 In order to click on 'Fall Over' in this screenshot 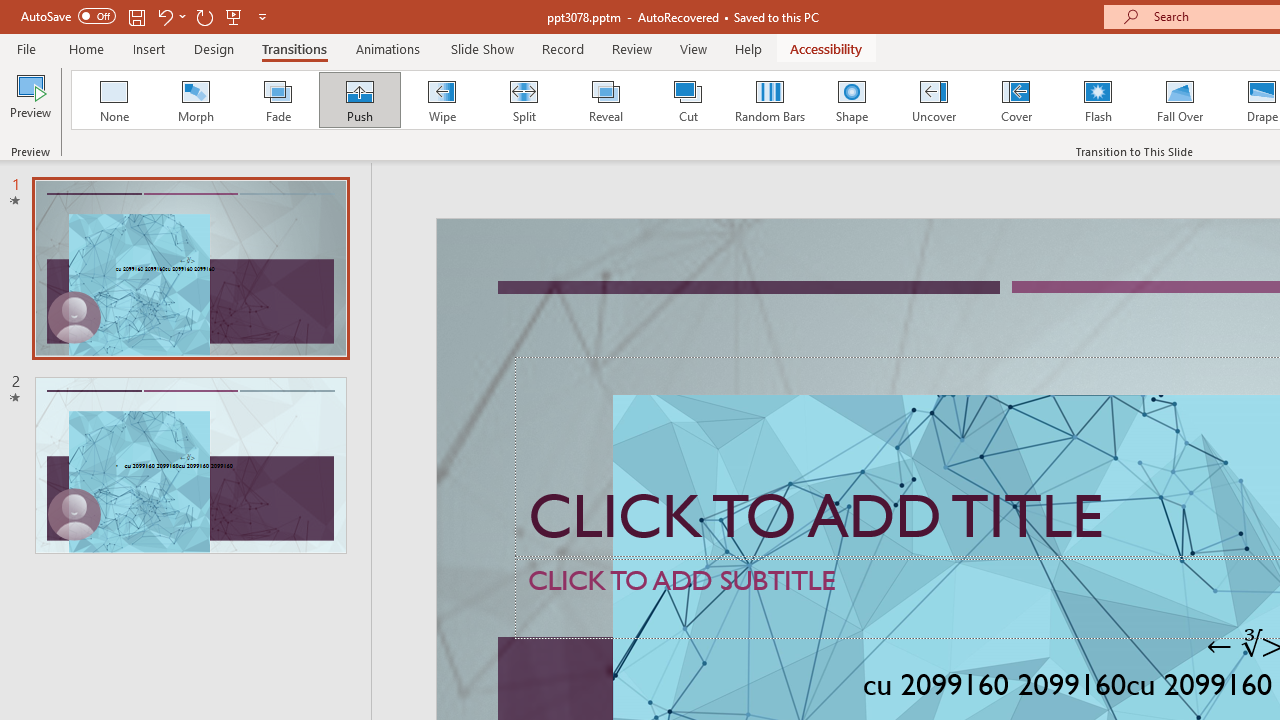, I will do `click(1180, 100)`.